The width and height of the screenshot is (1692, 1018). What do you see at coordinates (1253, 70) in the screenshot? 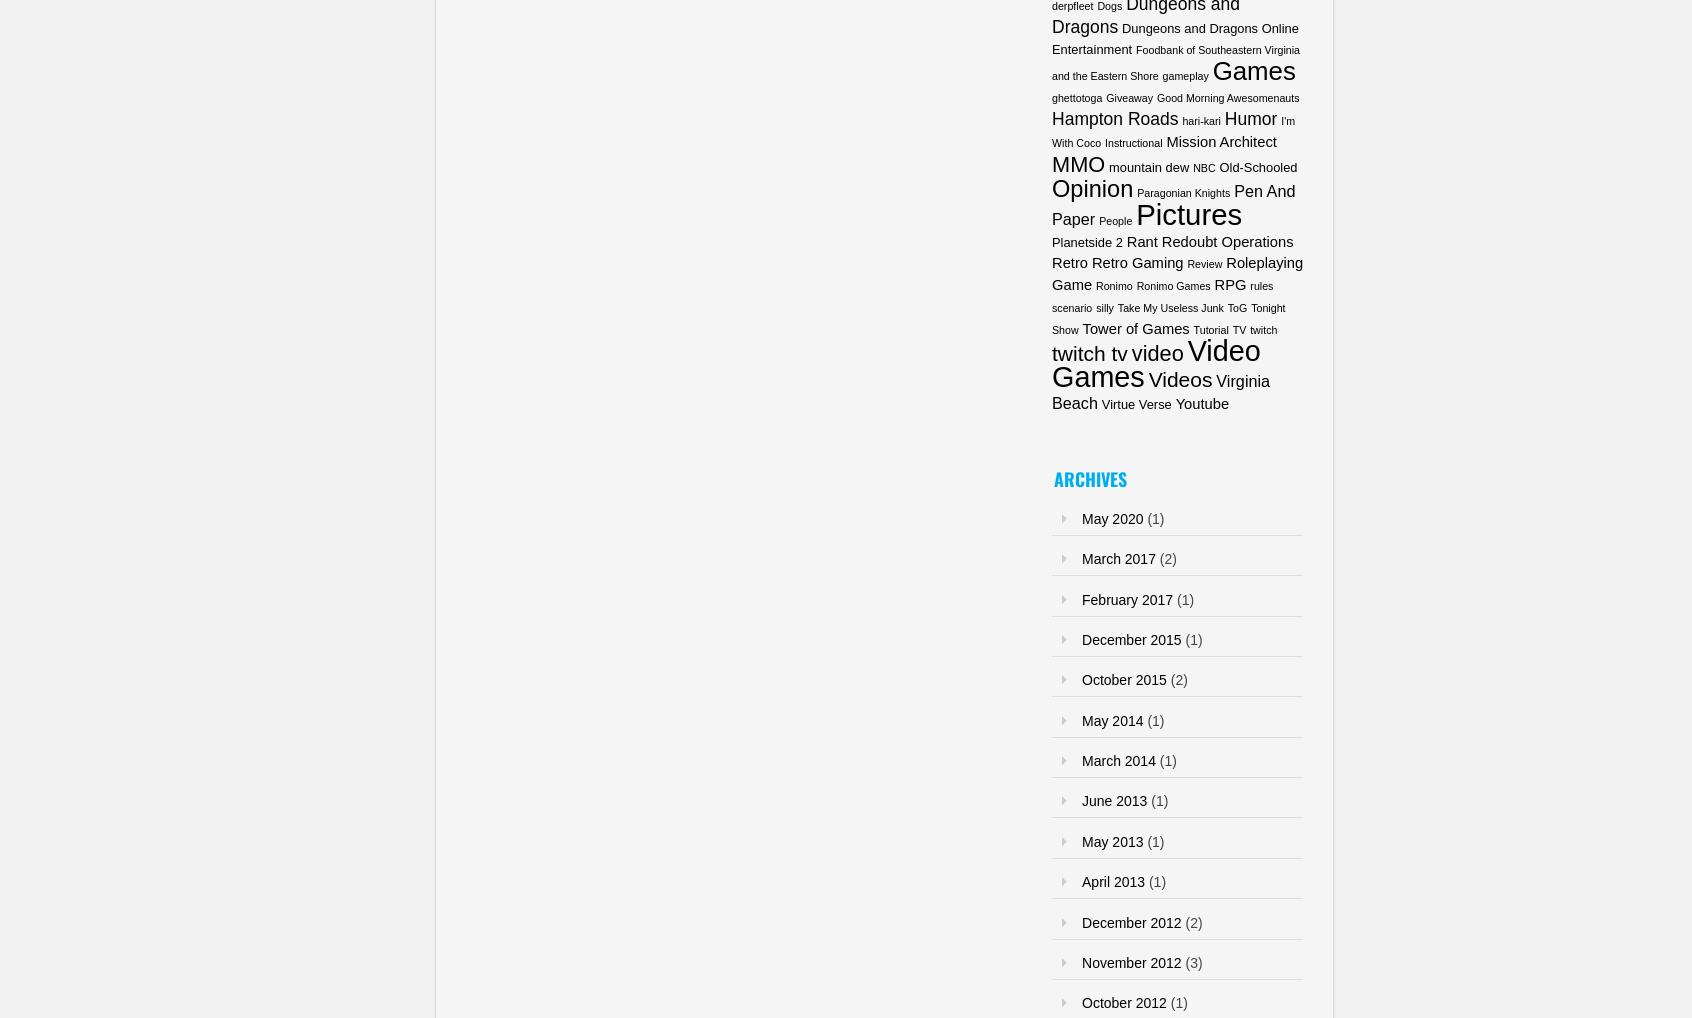
I see `'Games'` at bounding box center [1253, 70].